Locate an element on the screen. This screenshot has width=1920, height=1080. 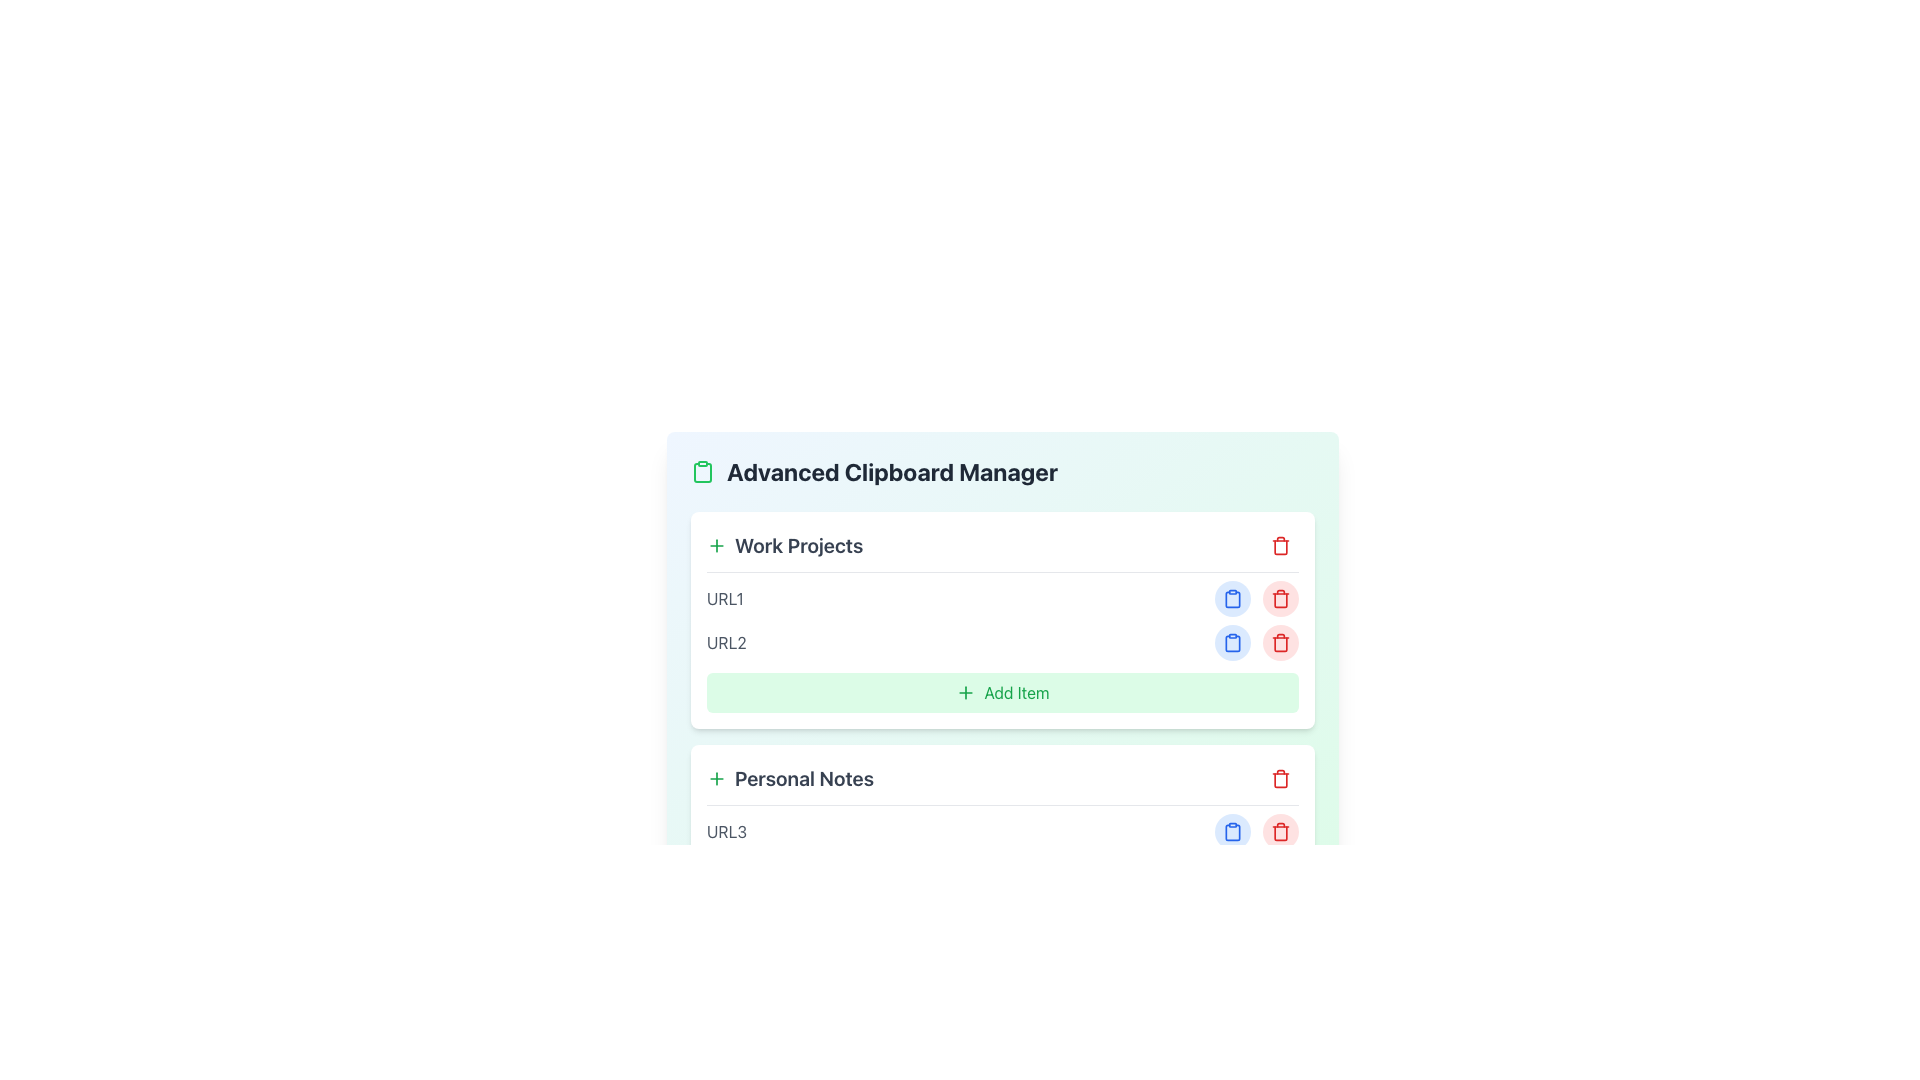
the trash can icon button, which is red-colored and indicates a delete action, located is located at coordinates (1281, 643).